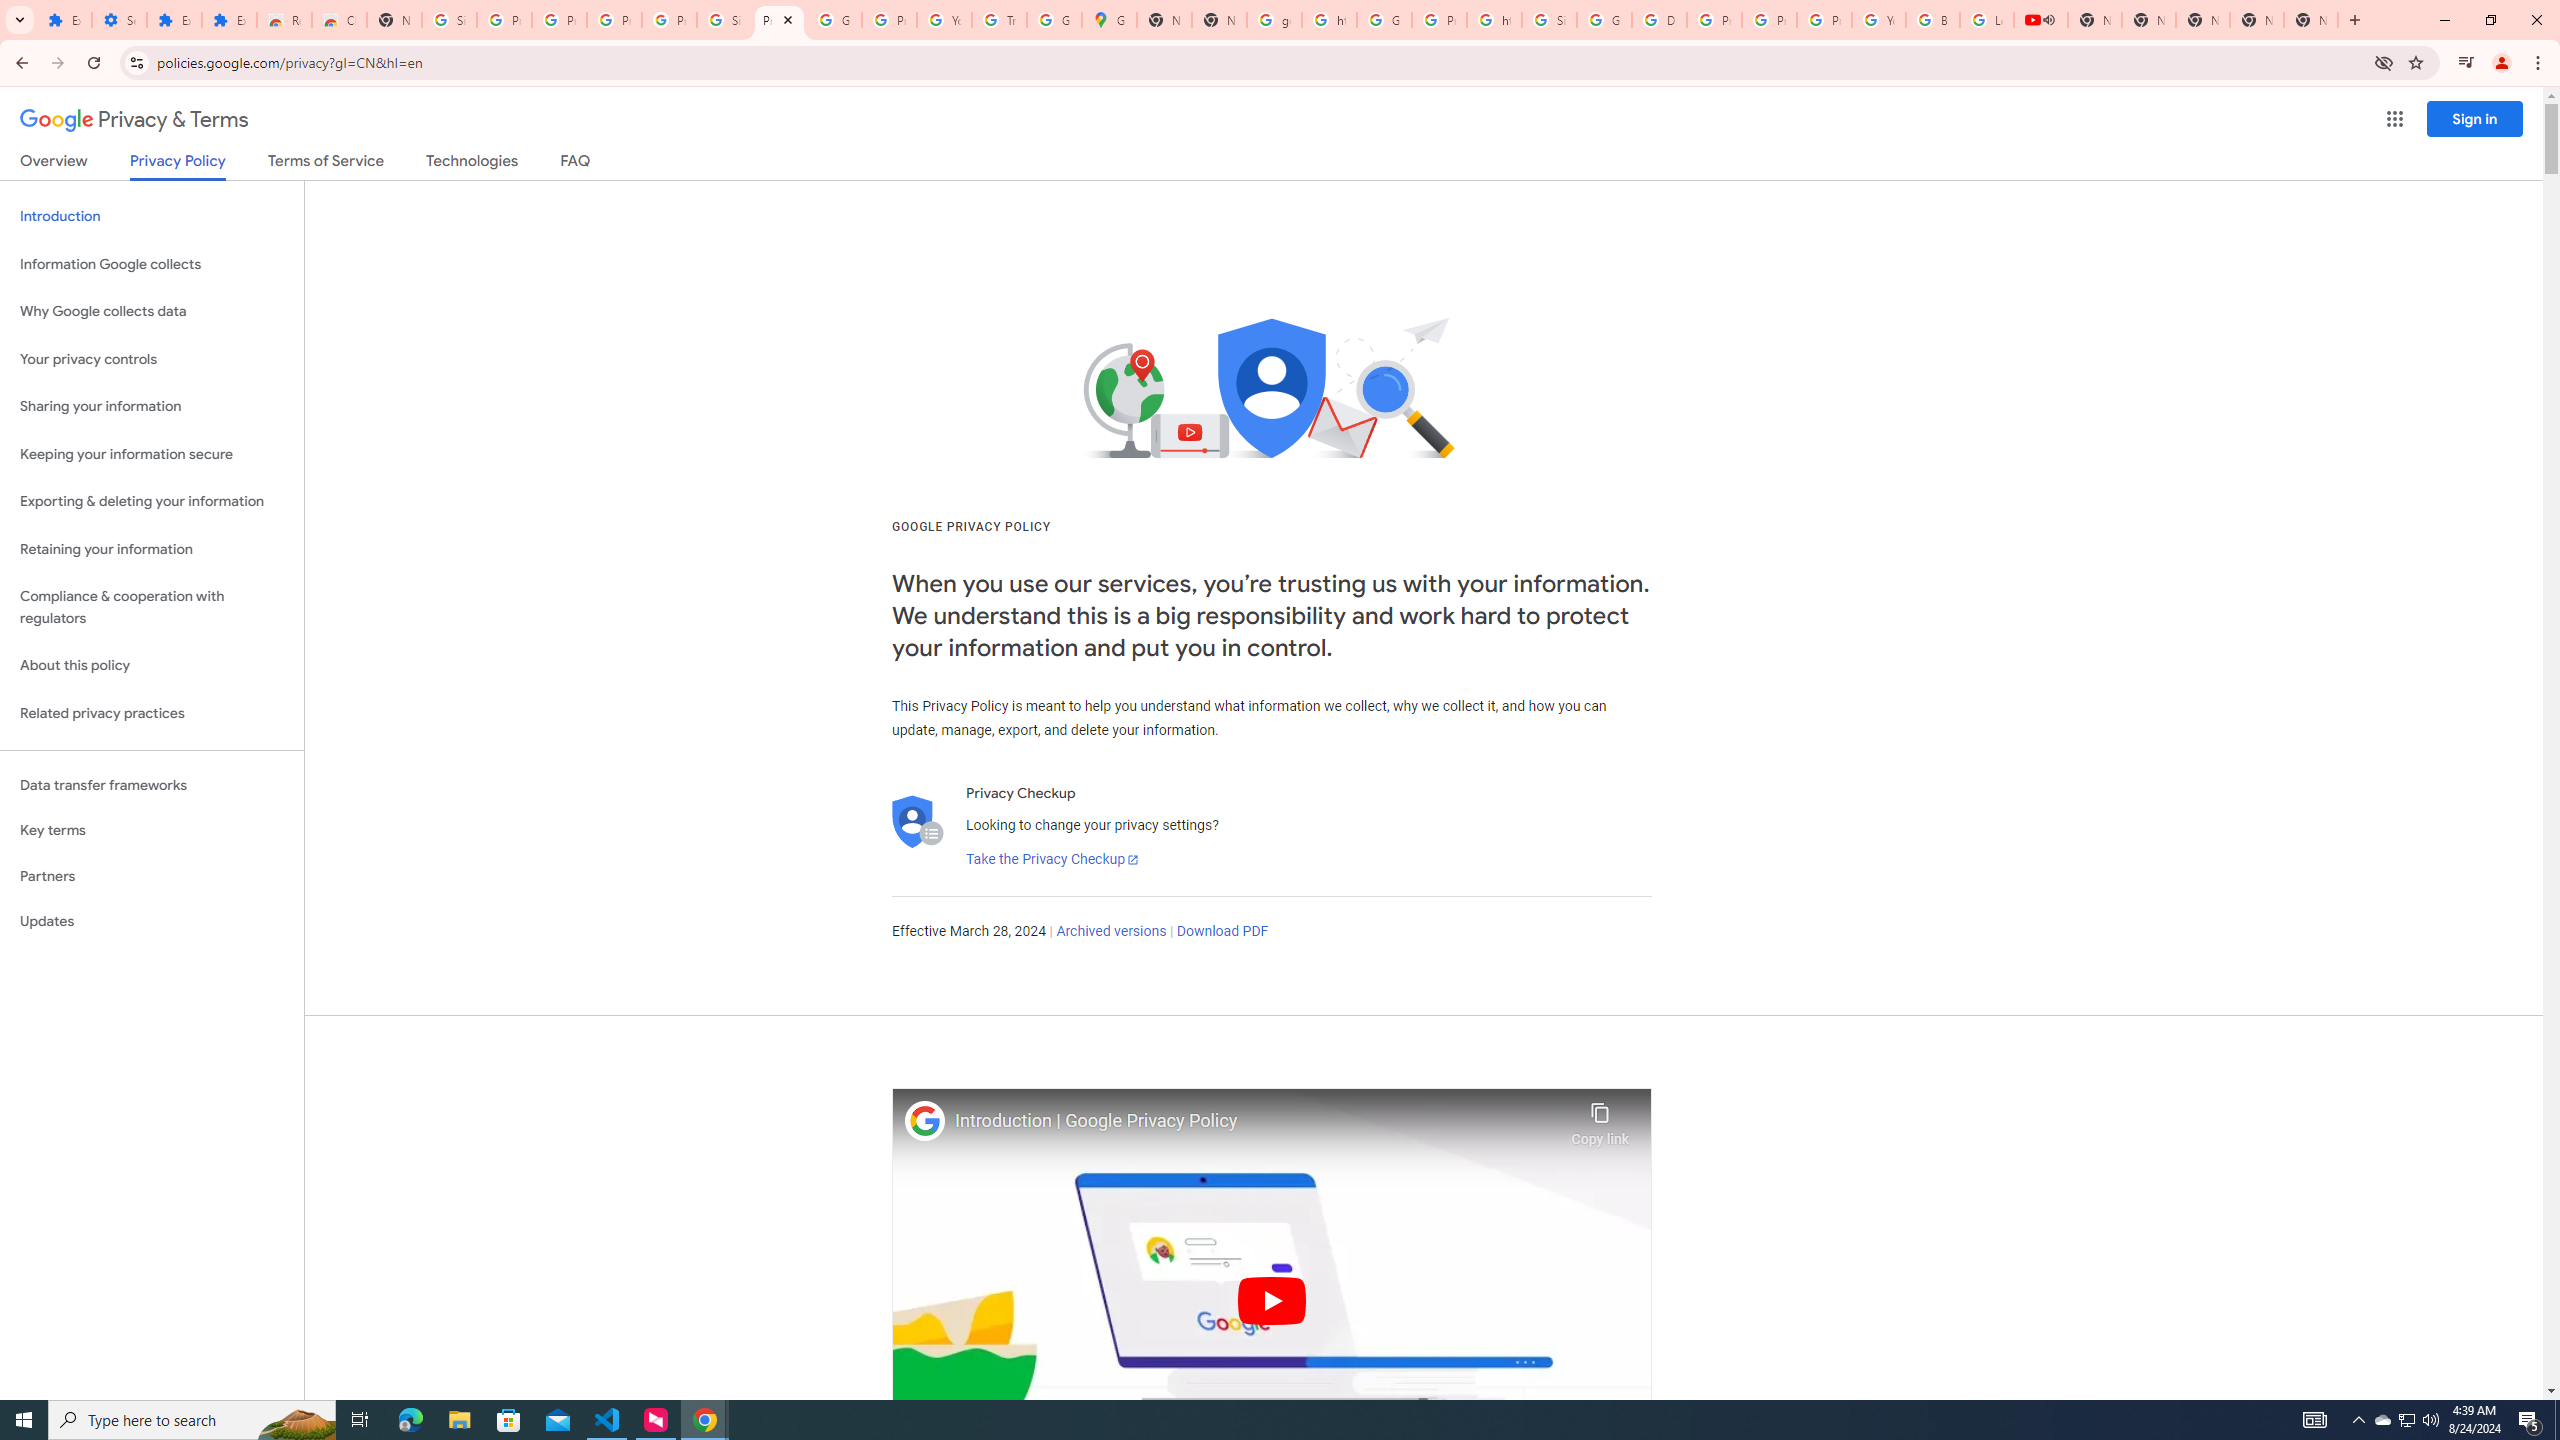 The width and height of the screenshot is (2560, 1440). What do you see at coordinates (1768, 19) in the screenshot?
I see `'Privacy Help Center - Policies Help'` at bounding box center [1768, 19].